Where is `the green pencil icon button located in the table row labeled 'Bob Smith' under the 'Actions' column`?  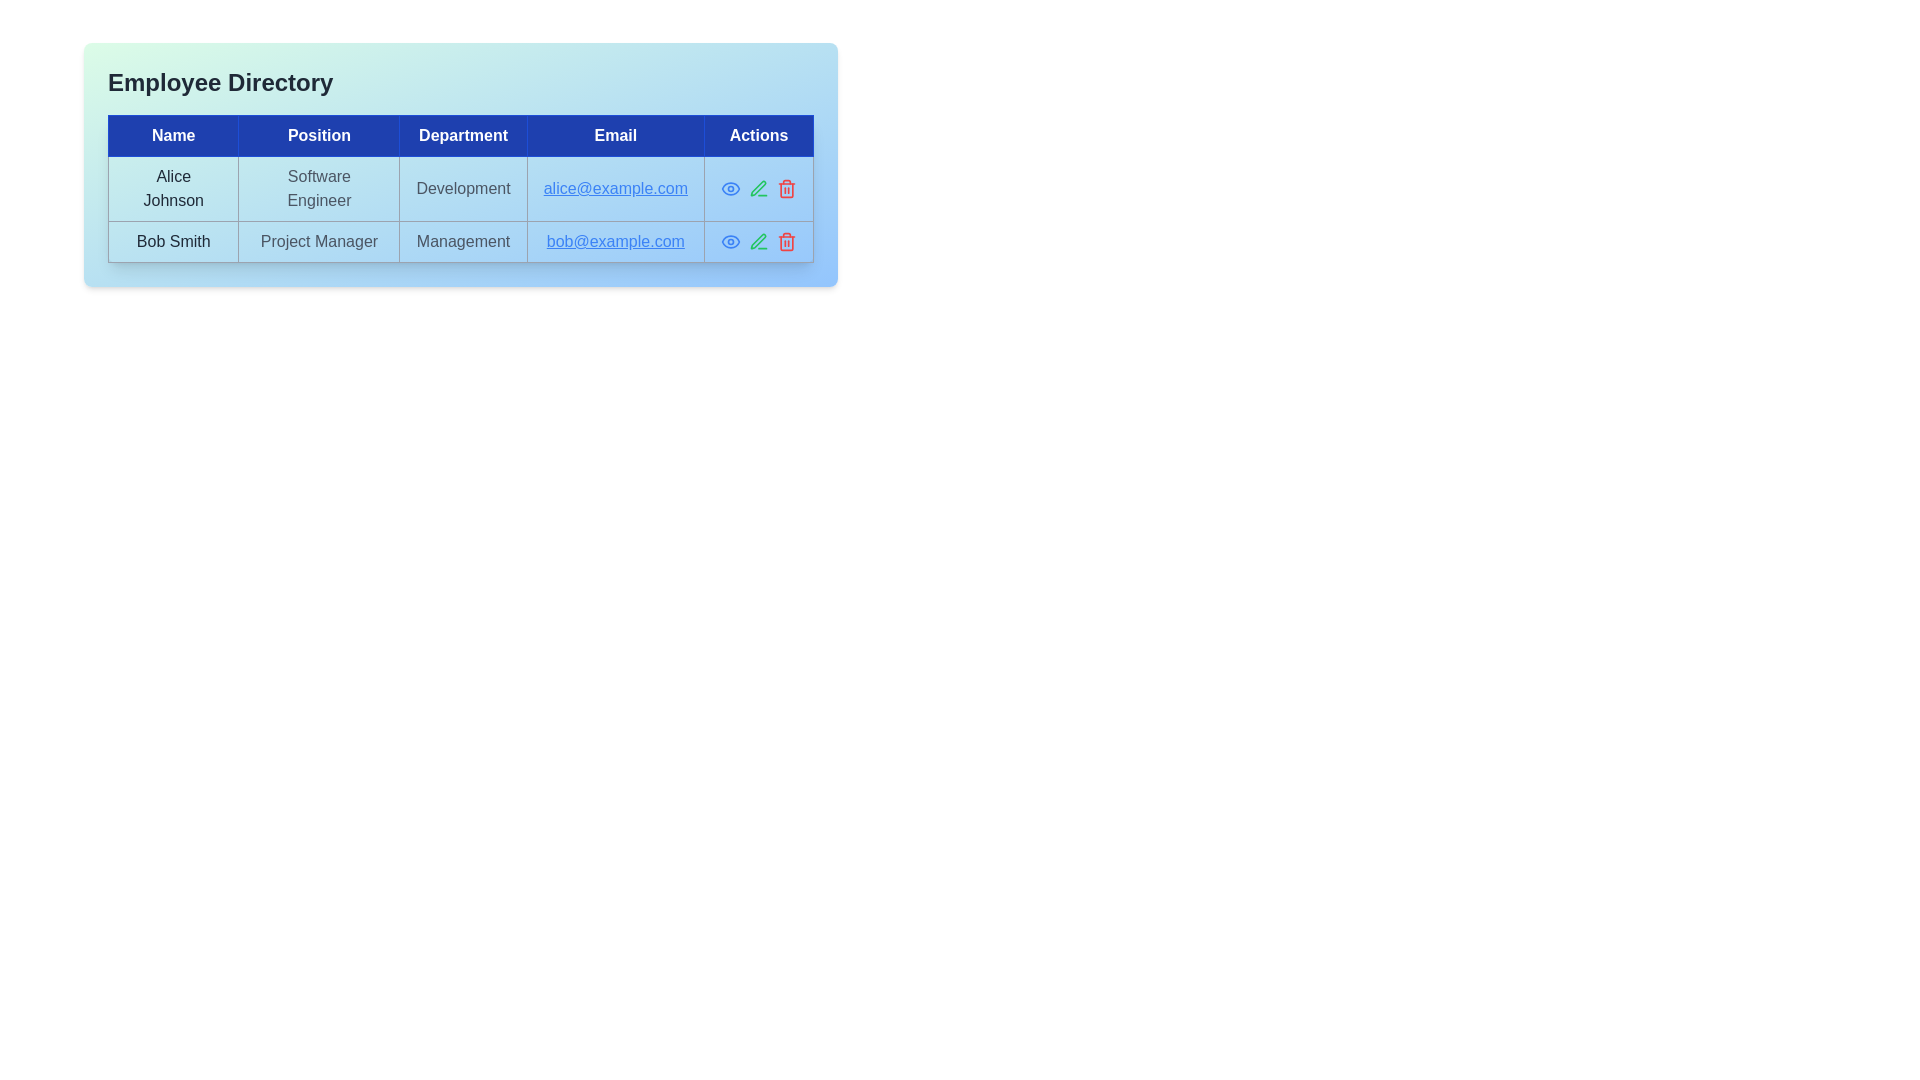
the green pencil icon button located in the table row labeled 'Bob Smith' under the 'Actions' column is located at coordinates (757, 241).